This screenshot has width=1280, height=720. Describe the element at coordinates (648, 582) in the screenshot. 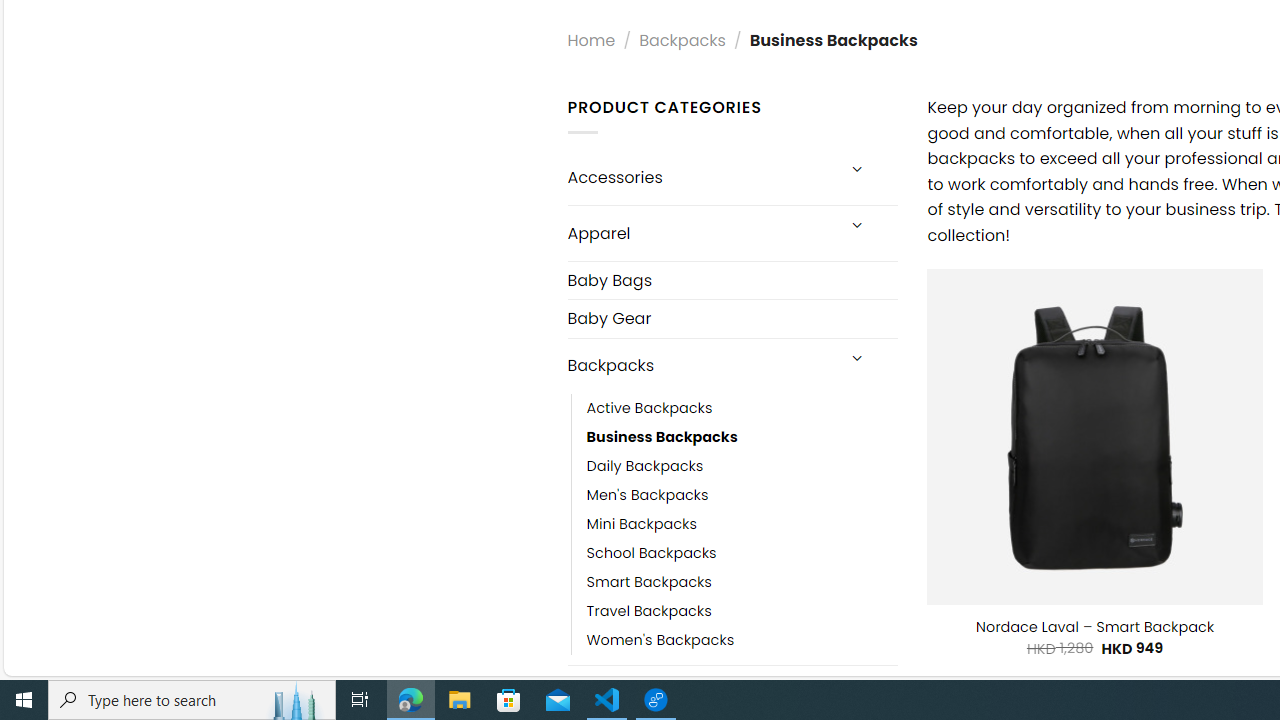

I see `'Smart Backpacks'` at that location.